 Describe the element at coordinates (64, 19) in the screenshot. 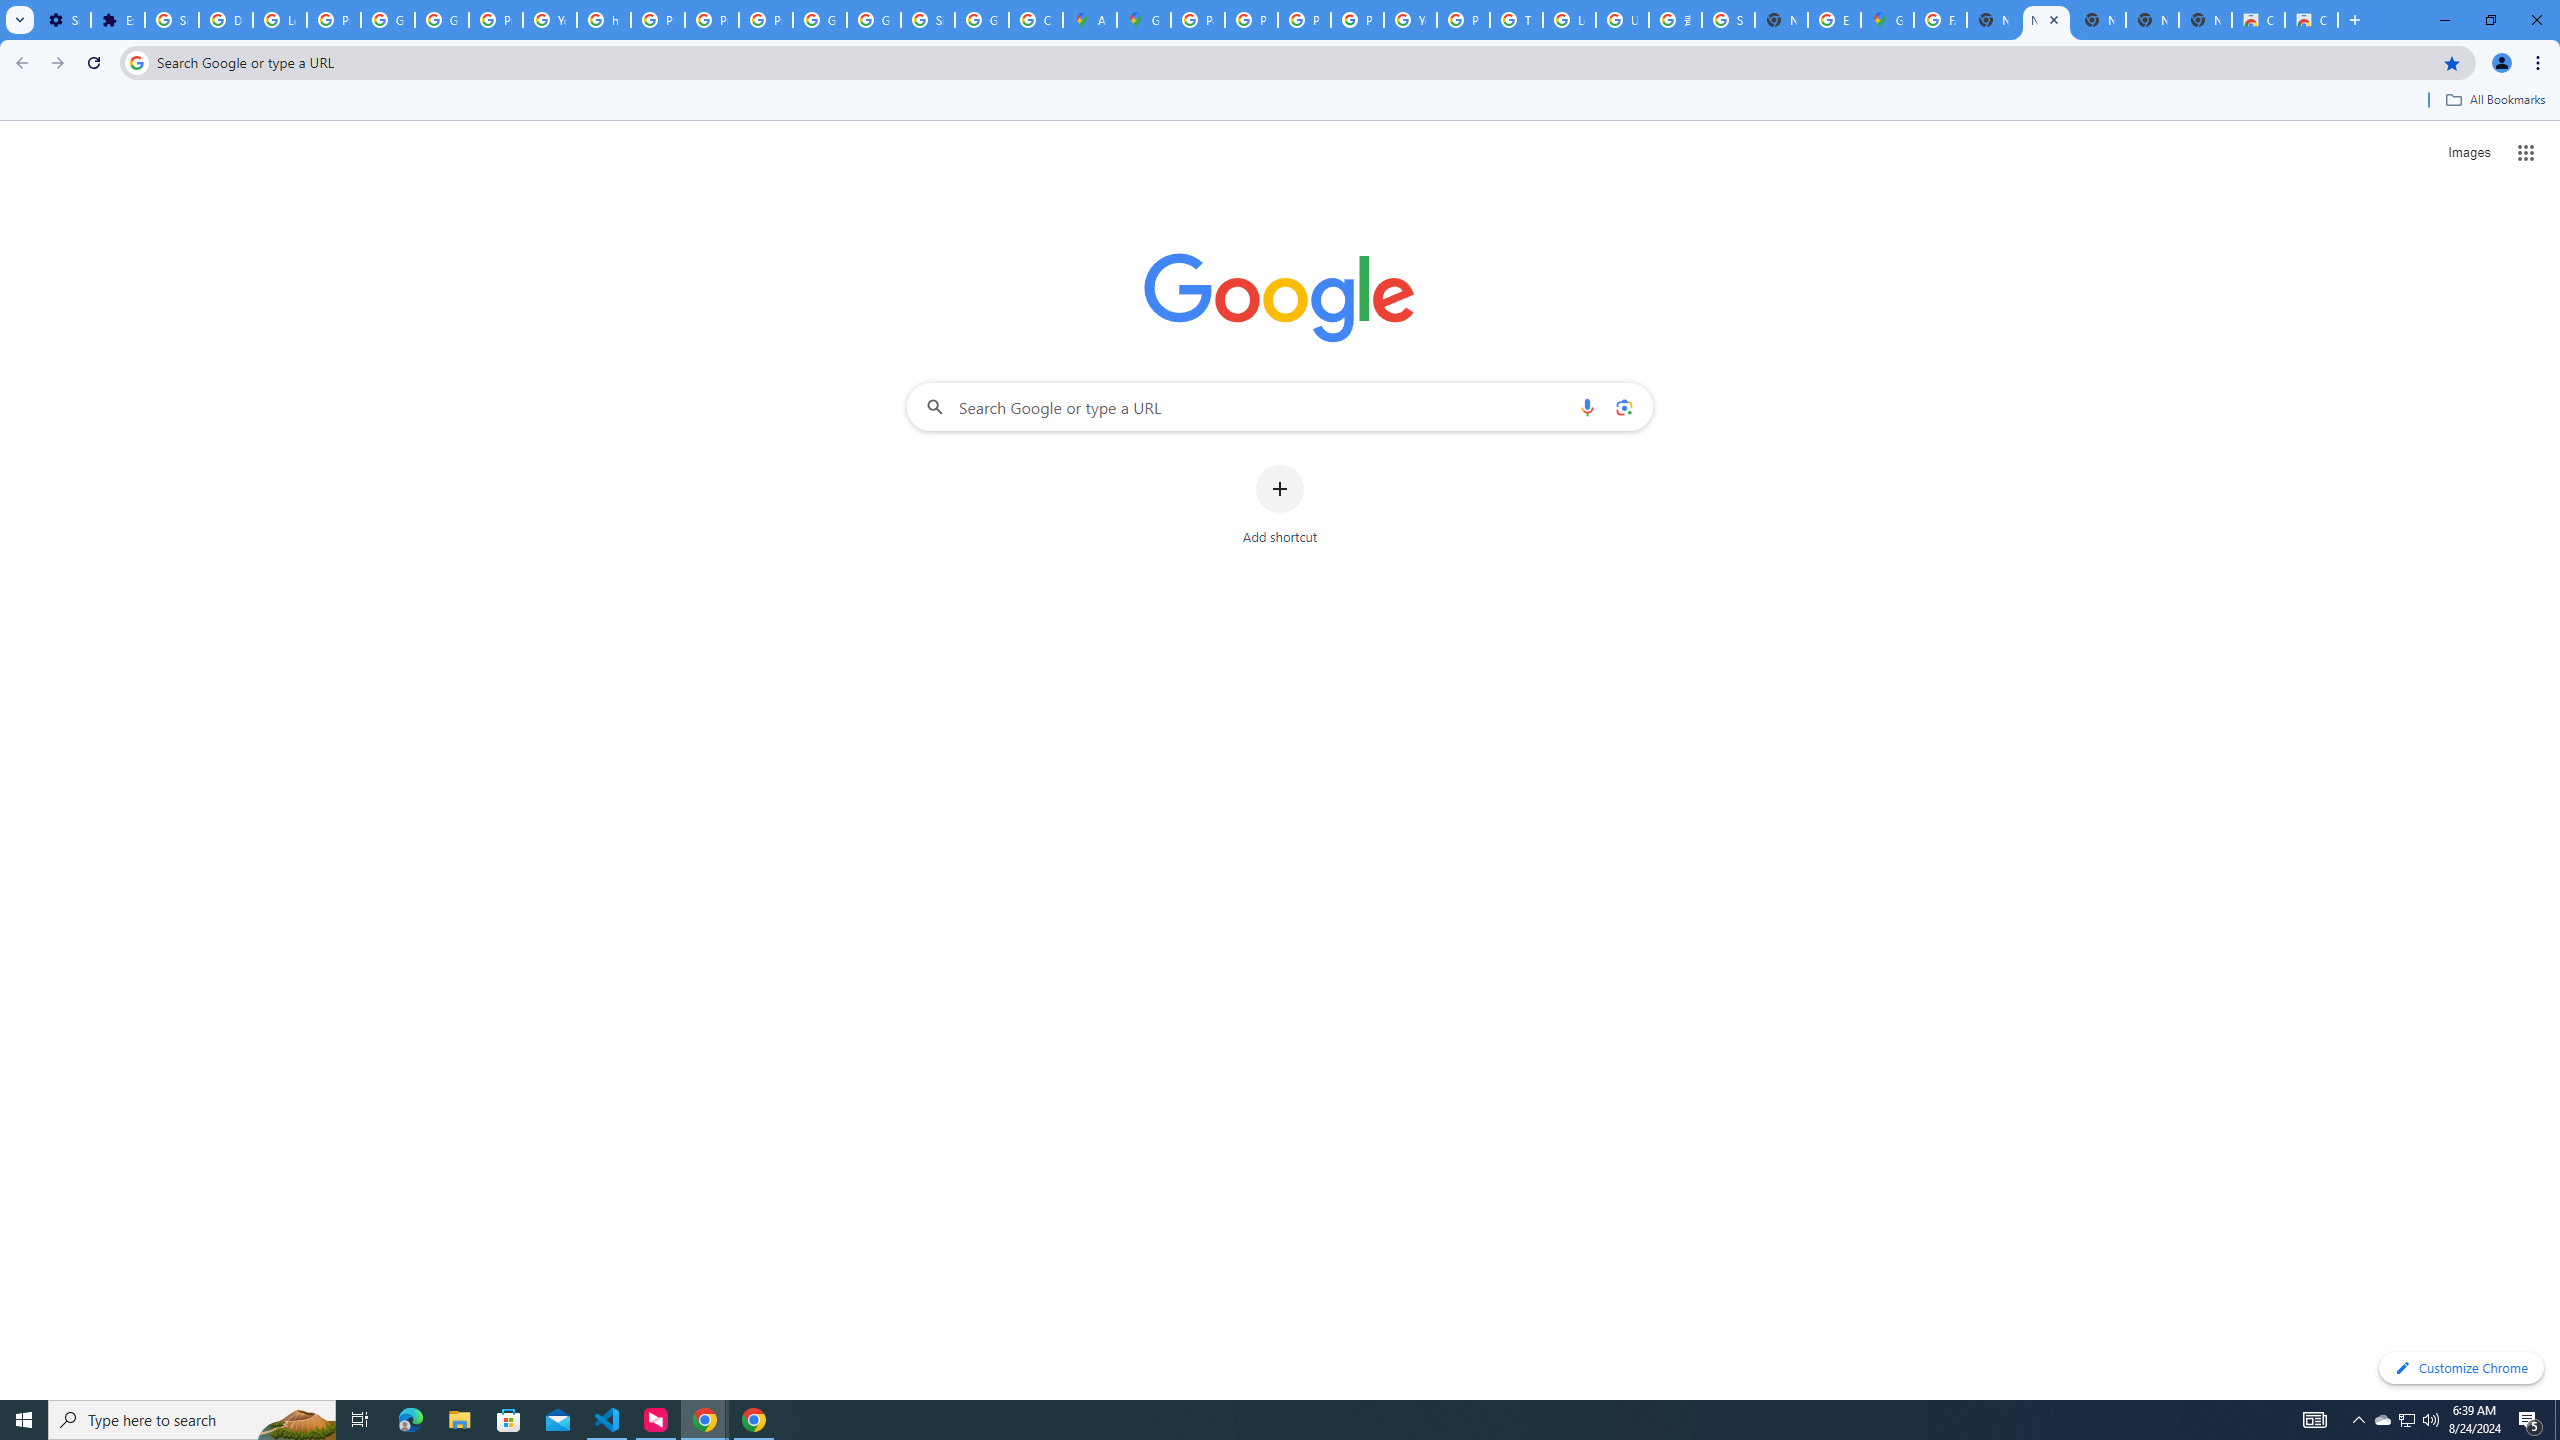

I see `'Settings - On startup'` at that location.